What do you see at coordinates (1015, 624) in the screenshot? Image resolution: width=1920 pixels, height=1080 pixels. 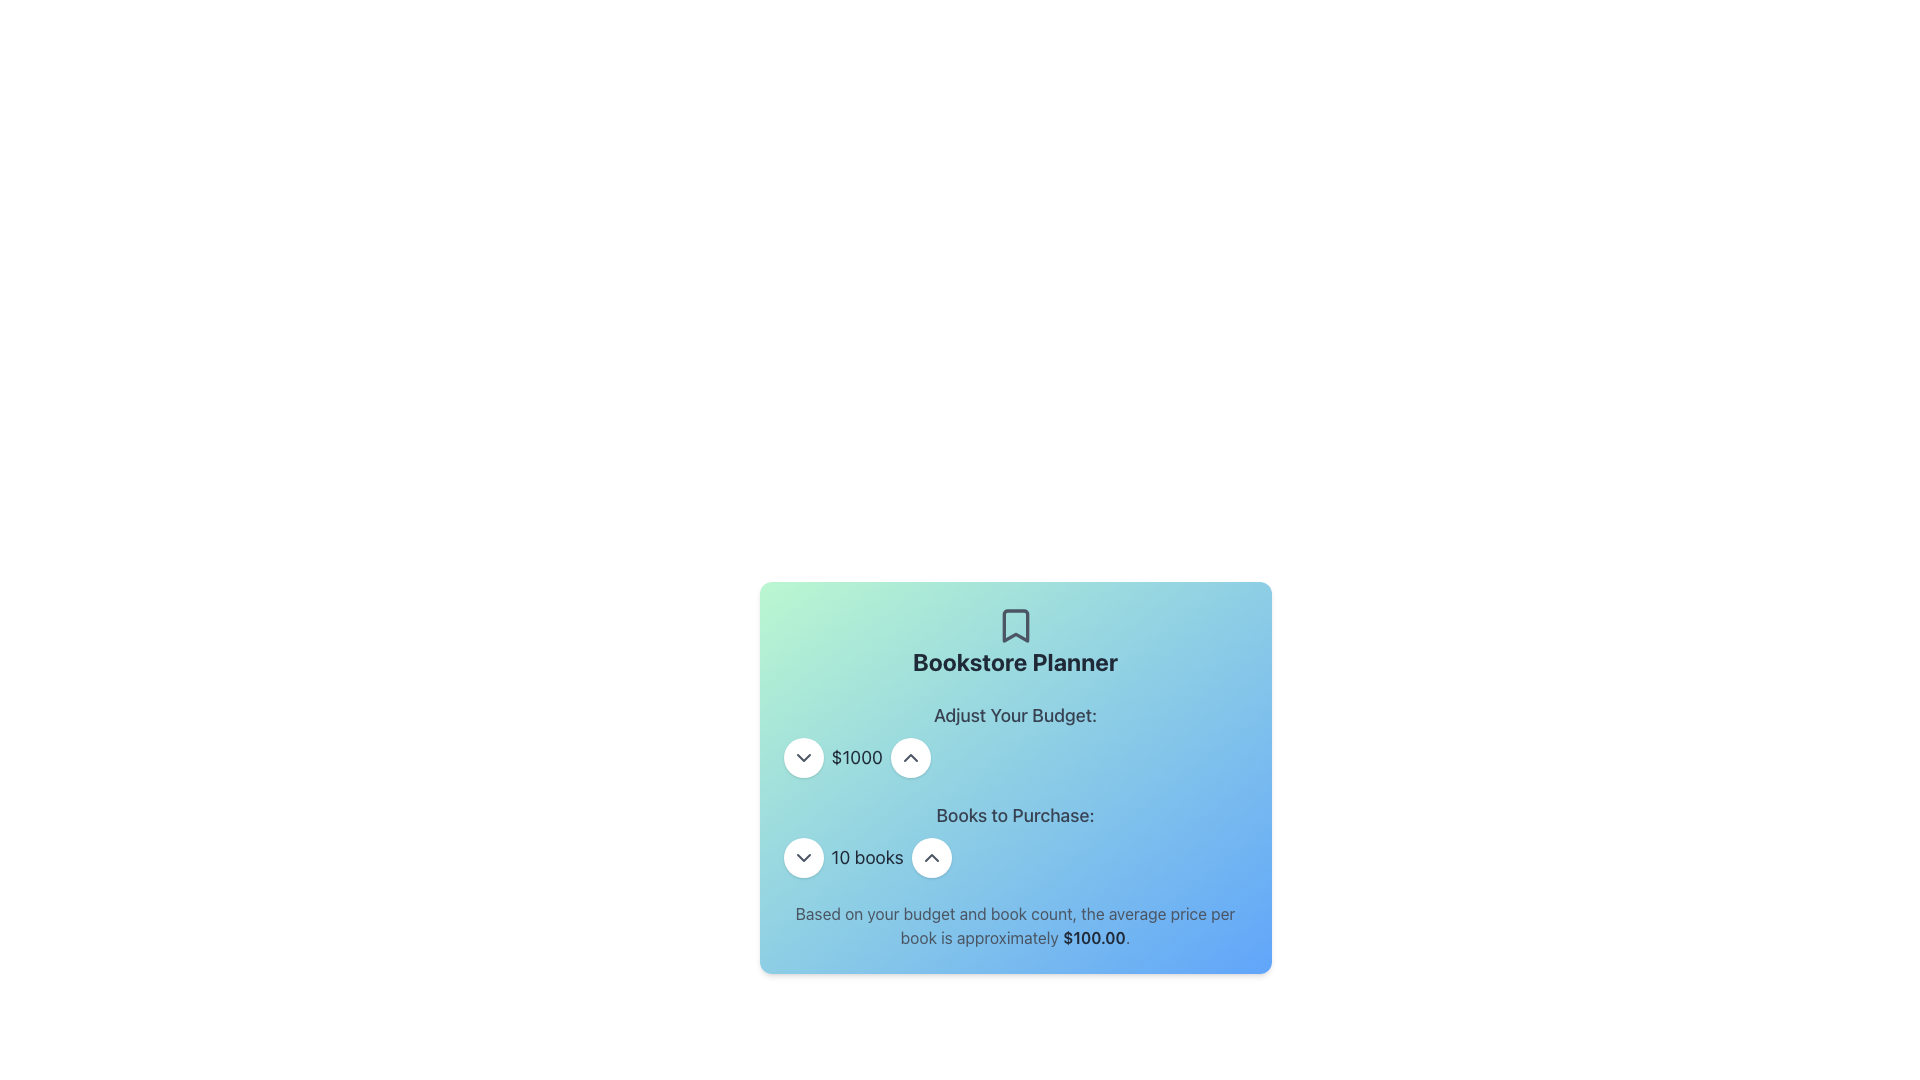 I see `the central icon representing the 'Bookstore Planner' theme, which is located above the header text of the same name in the main application interface` at bounding box center [1015, 624].